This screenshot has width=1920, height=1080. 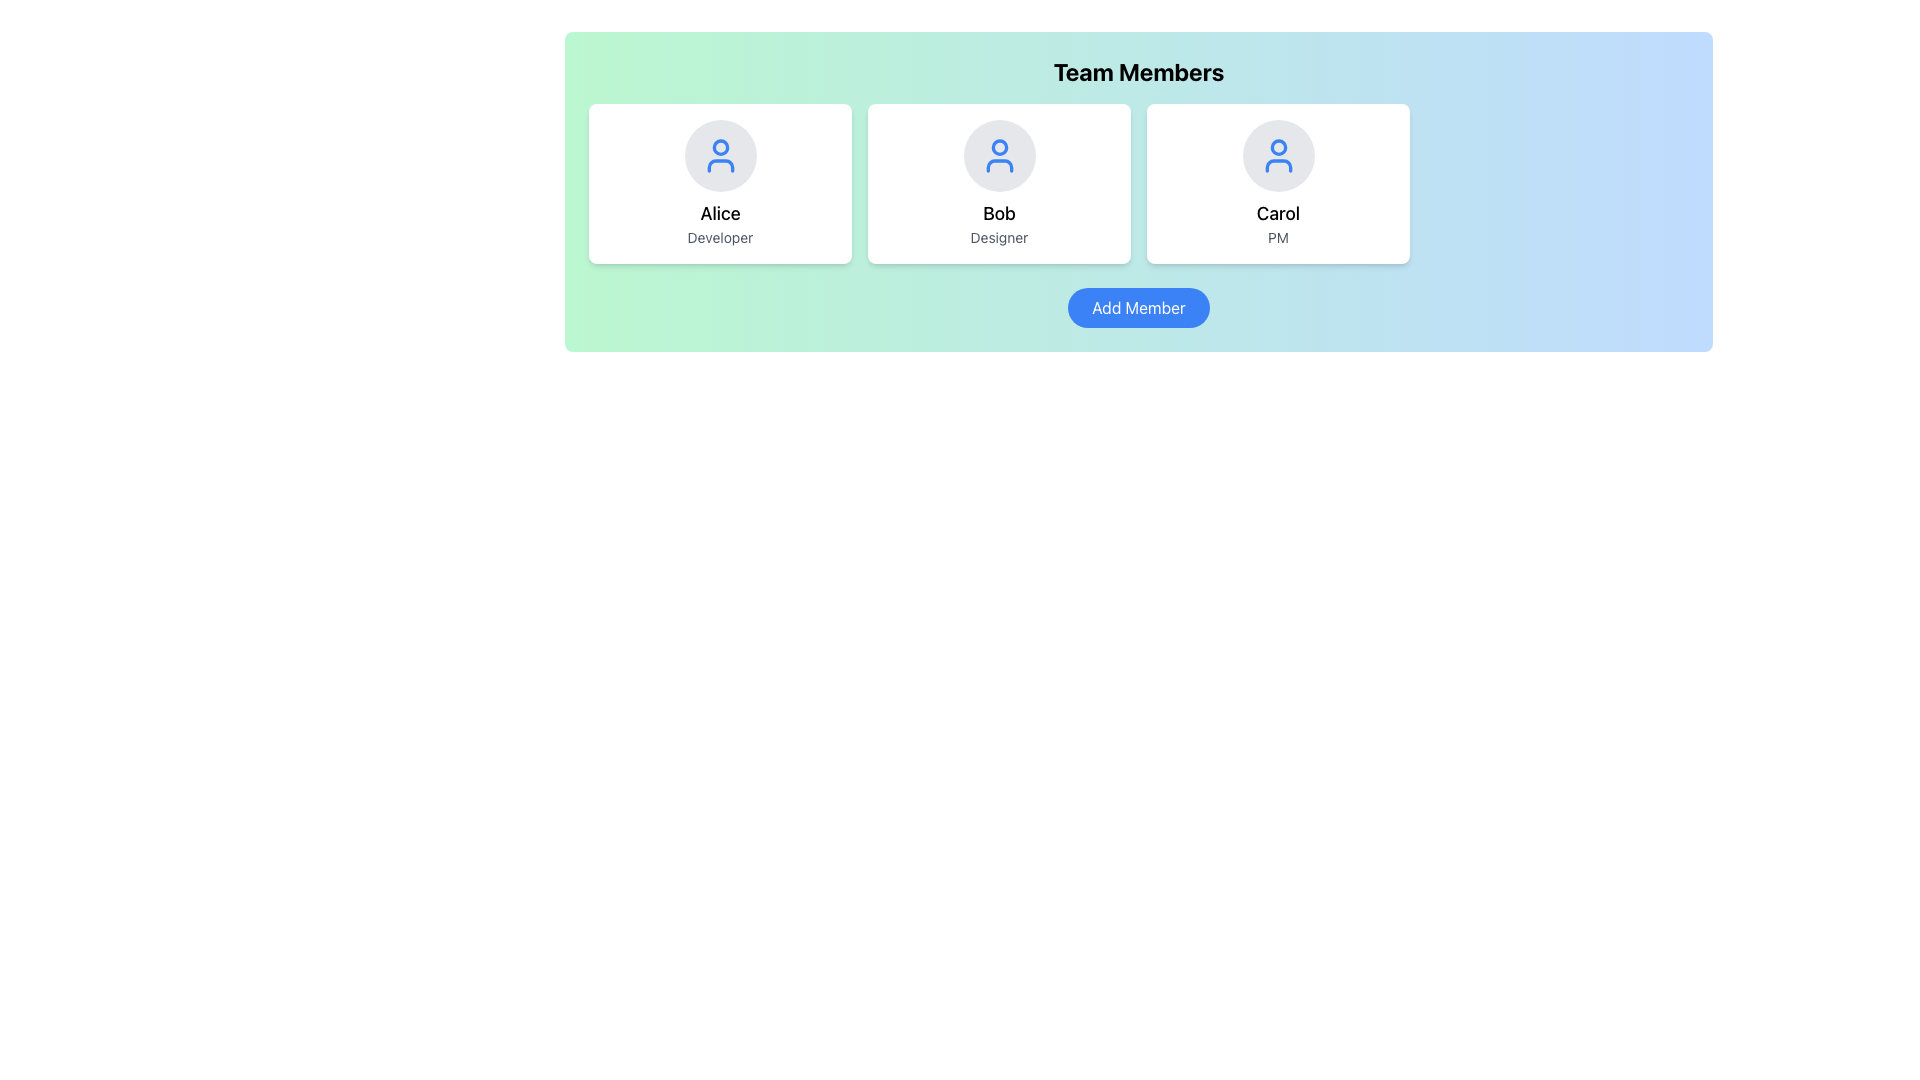 What do you see at coordinates (1277, 154) in the screenshot?
I see `the circular icon with a light gray background and a blue user figure located at the top of the 'Carol' and 'PM' card, which is the third card from the left` at bounding box center [1277, 154].